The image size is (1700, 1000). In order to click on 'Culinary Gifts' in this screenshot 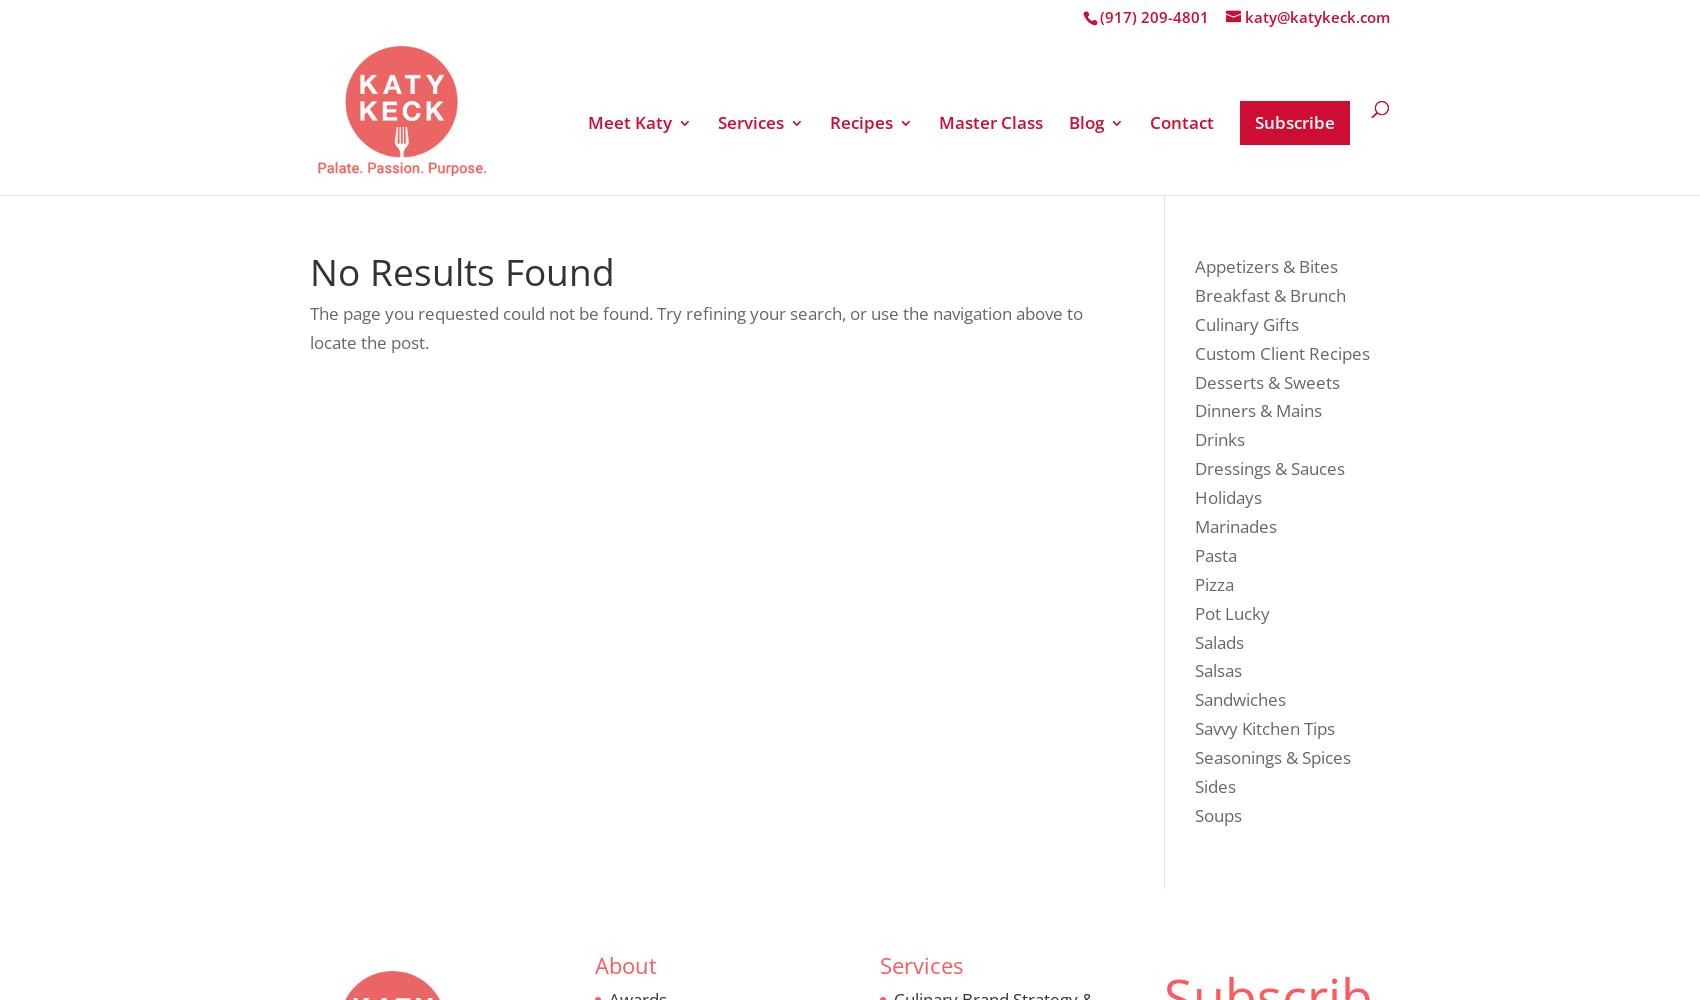, I will do `click(925, 316)`.